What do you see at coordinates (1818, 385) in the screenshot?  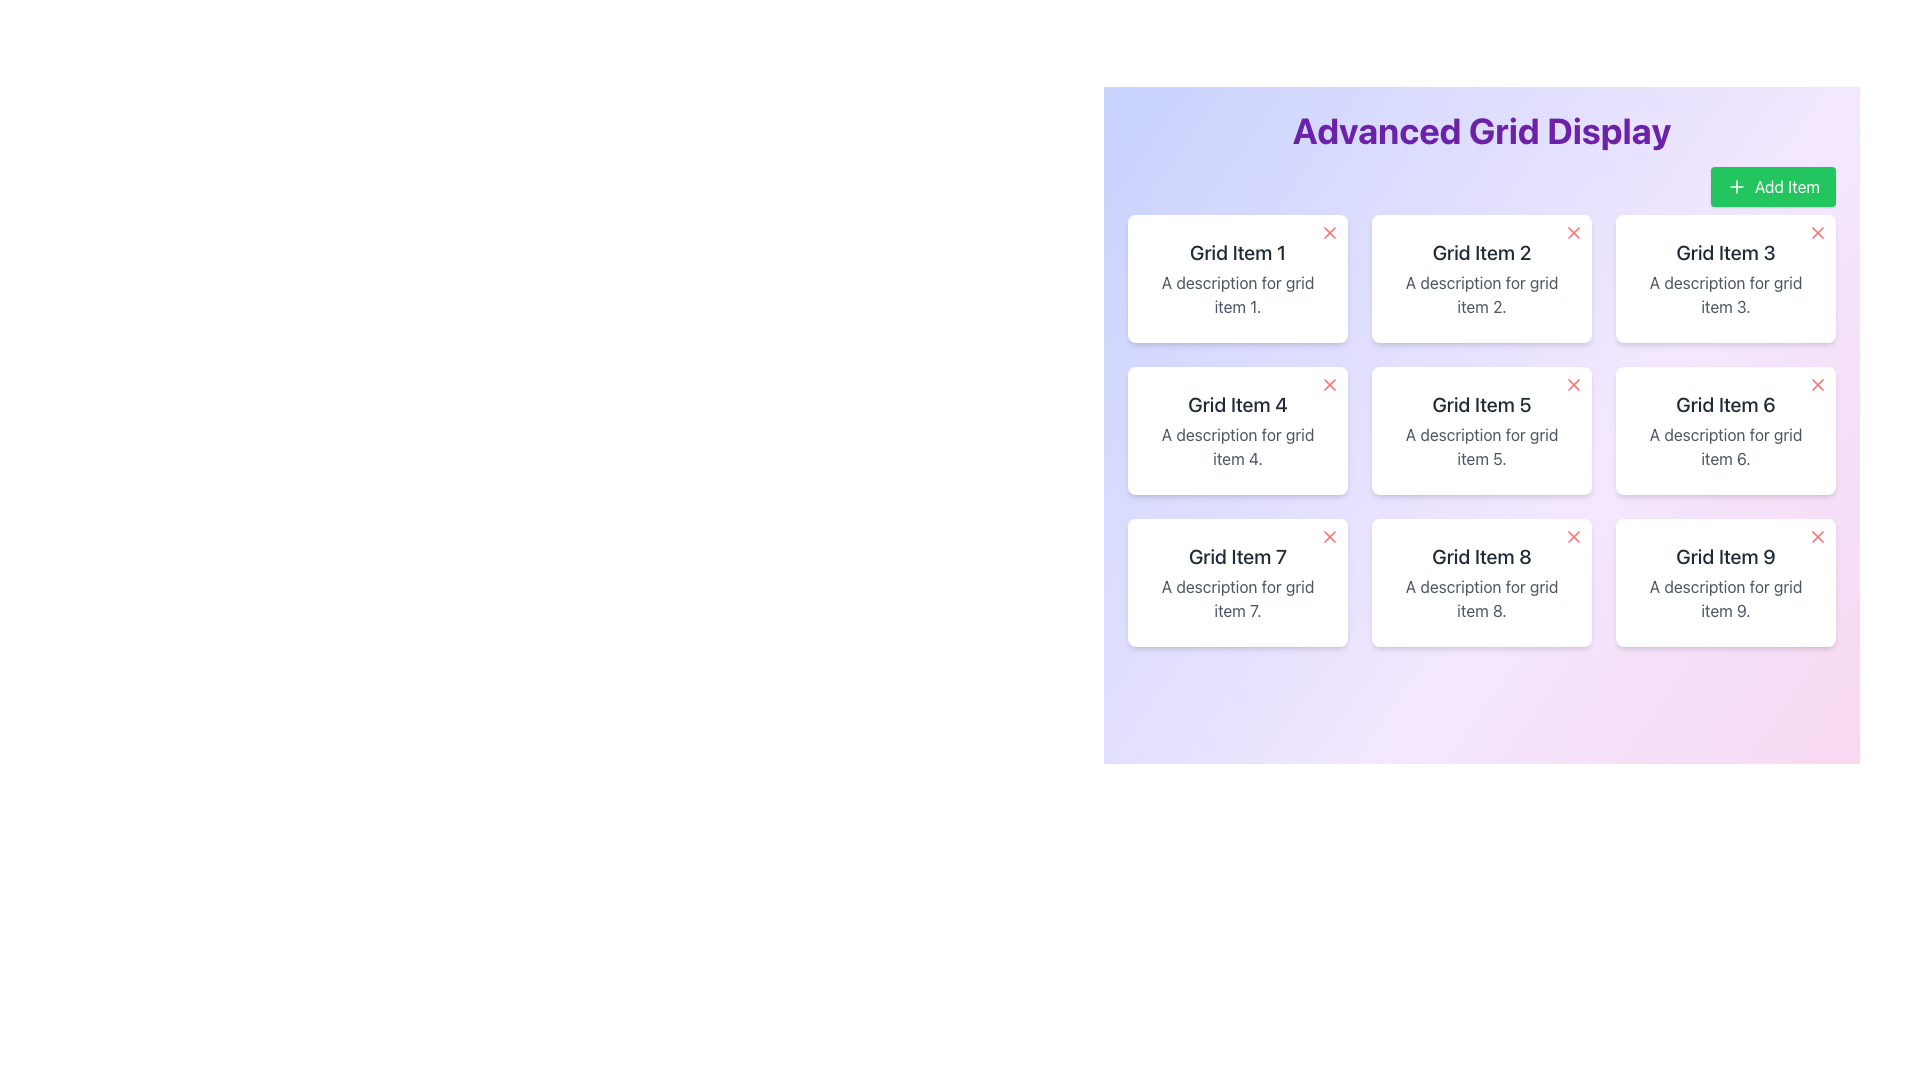 I see `the small cross (x) icon located in the top-right corner of the card labeled 'Grid Item 6'` at bounding box center [1818, 385].